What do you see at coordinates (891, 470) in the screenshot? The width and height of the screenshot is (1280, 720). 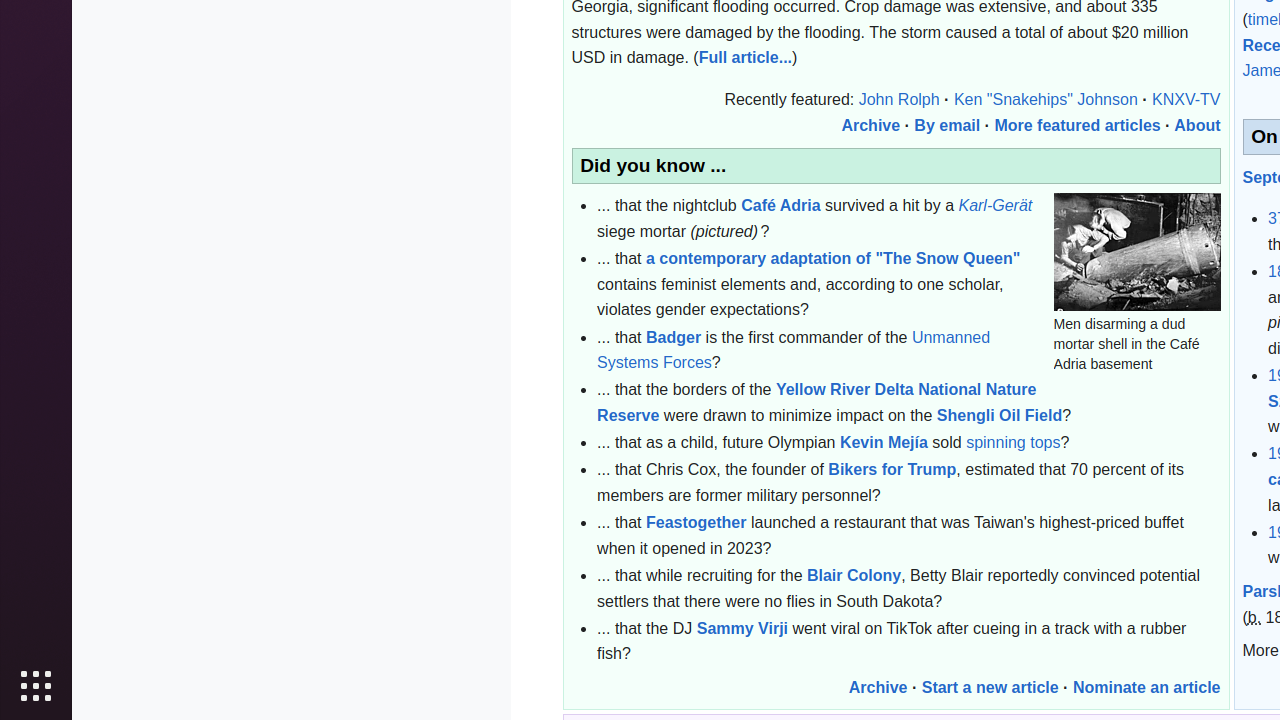 I see `'Bikers for Trump'` at bounding box center [891, 470].